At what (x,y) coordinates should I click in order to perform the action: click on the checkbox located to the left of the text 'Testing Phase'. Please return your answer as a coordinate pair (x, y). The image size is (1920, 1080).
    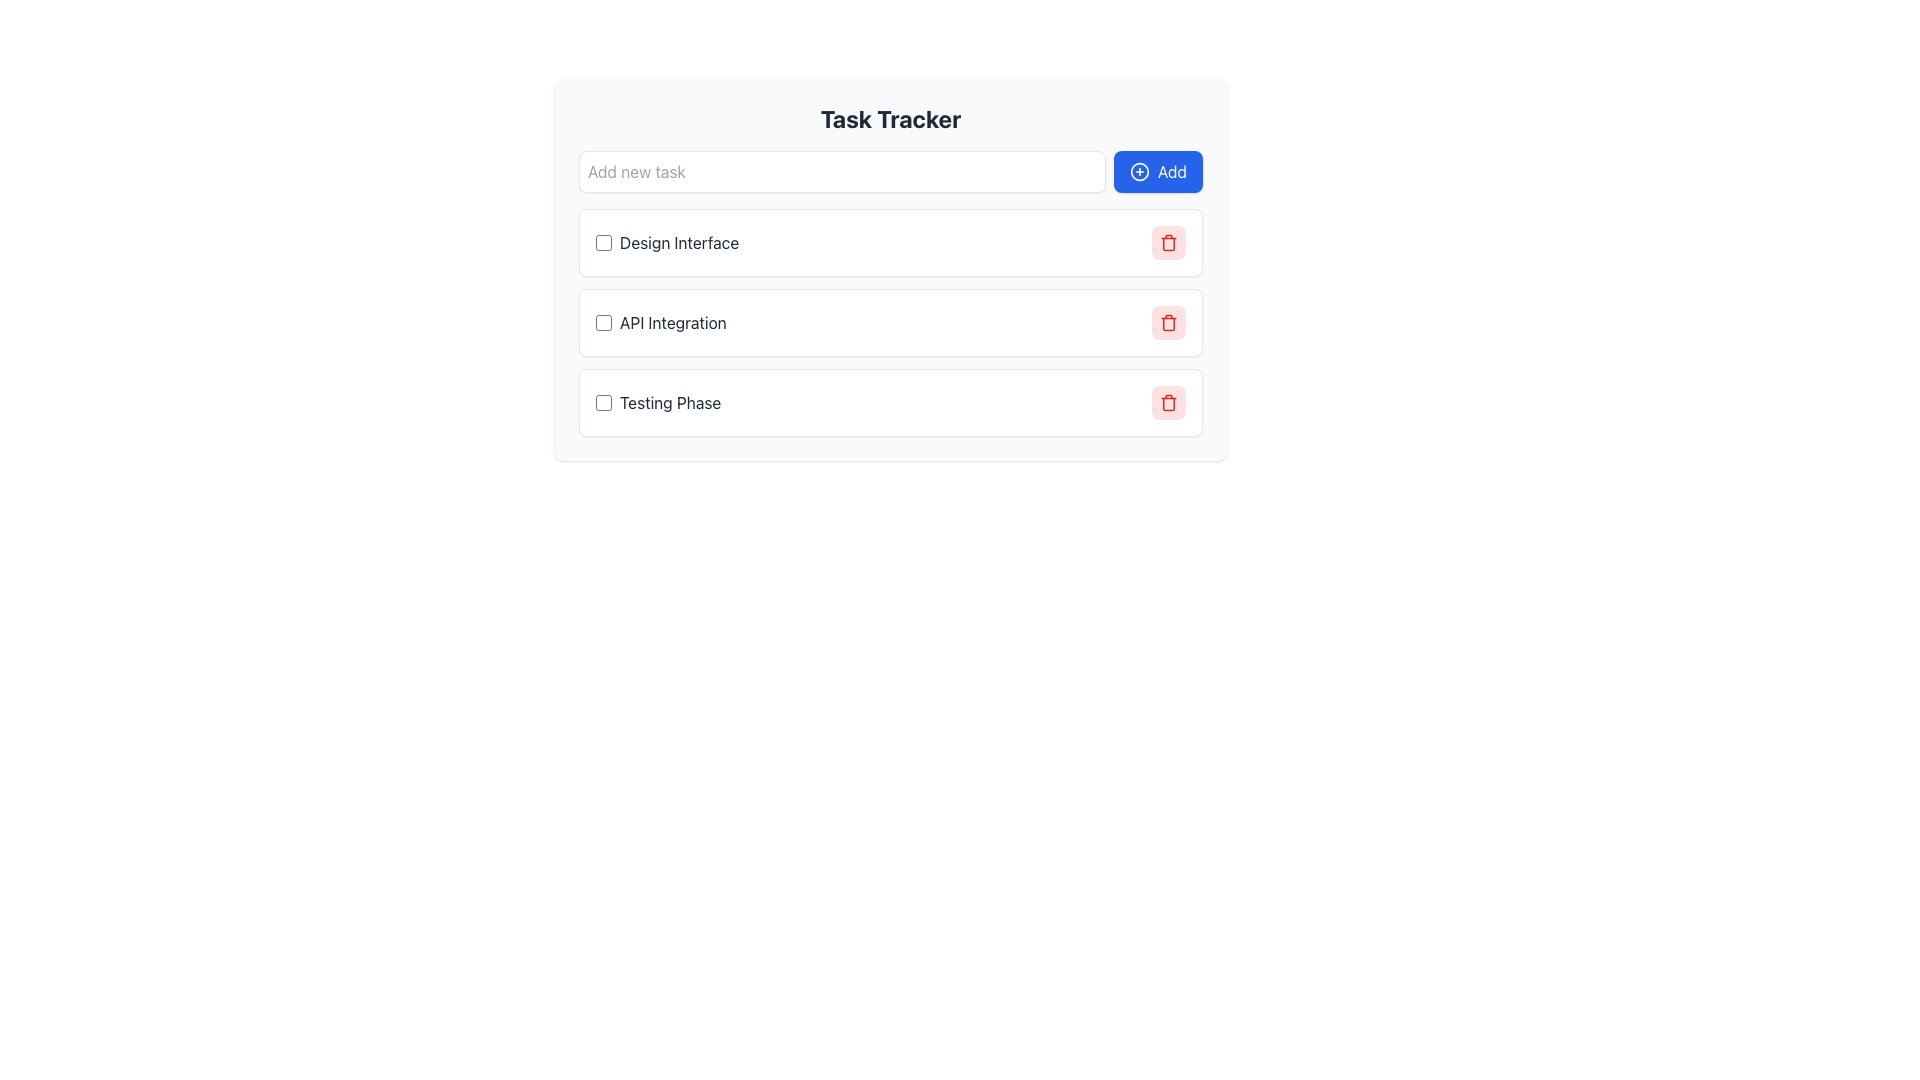
    Looking at the image, I should click on (603, 402).